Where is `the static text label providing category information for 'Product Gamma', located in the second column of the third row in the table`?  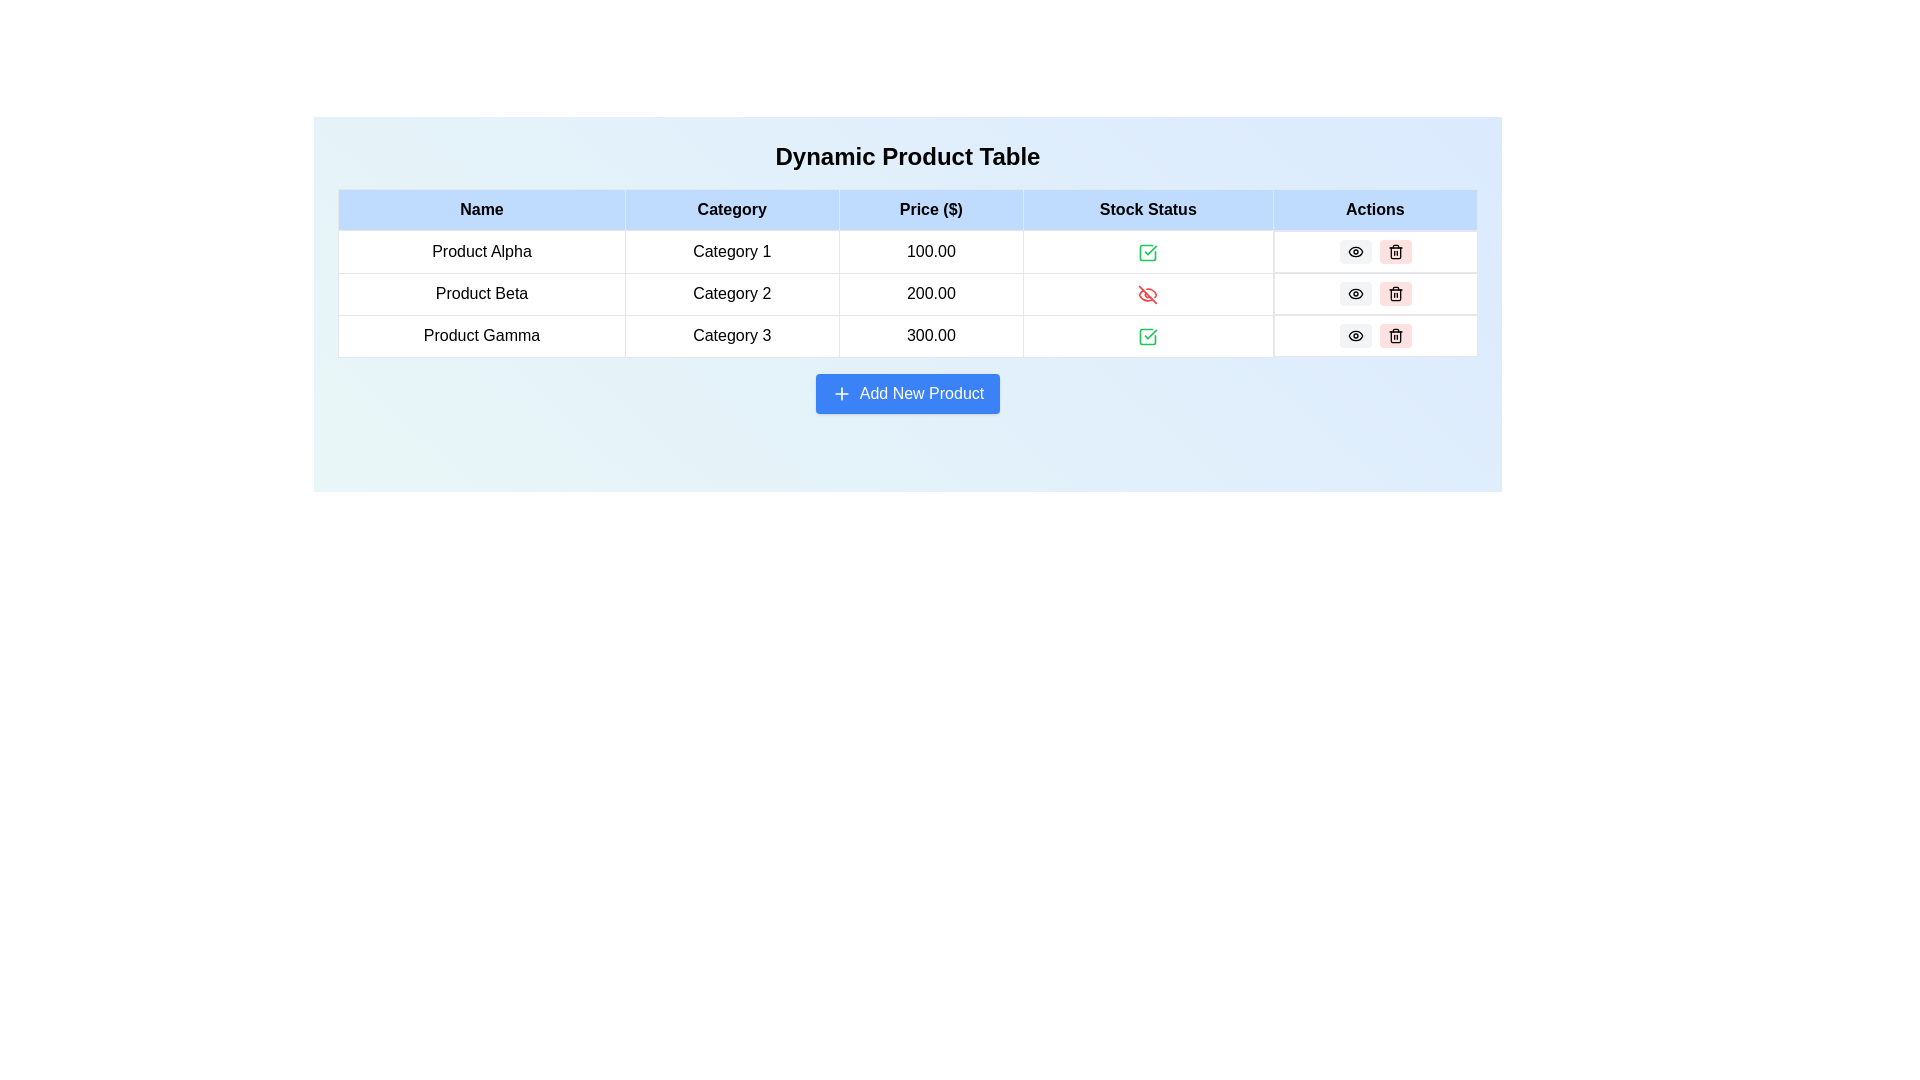
the static text label providing category information for 'Product Gamma', located in the second column of the third row in the table is located at coordinates (731, 334).